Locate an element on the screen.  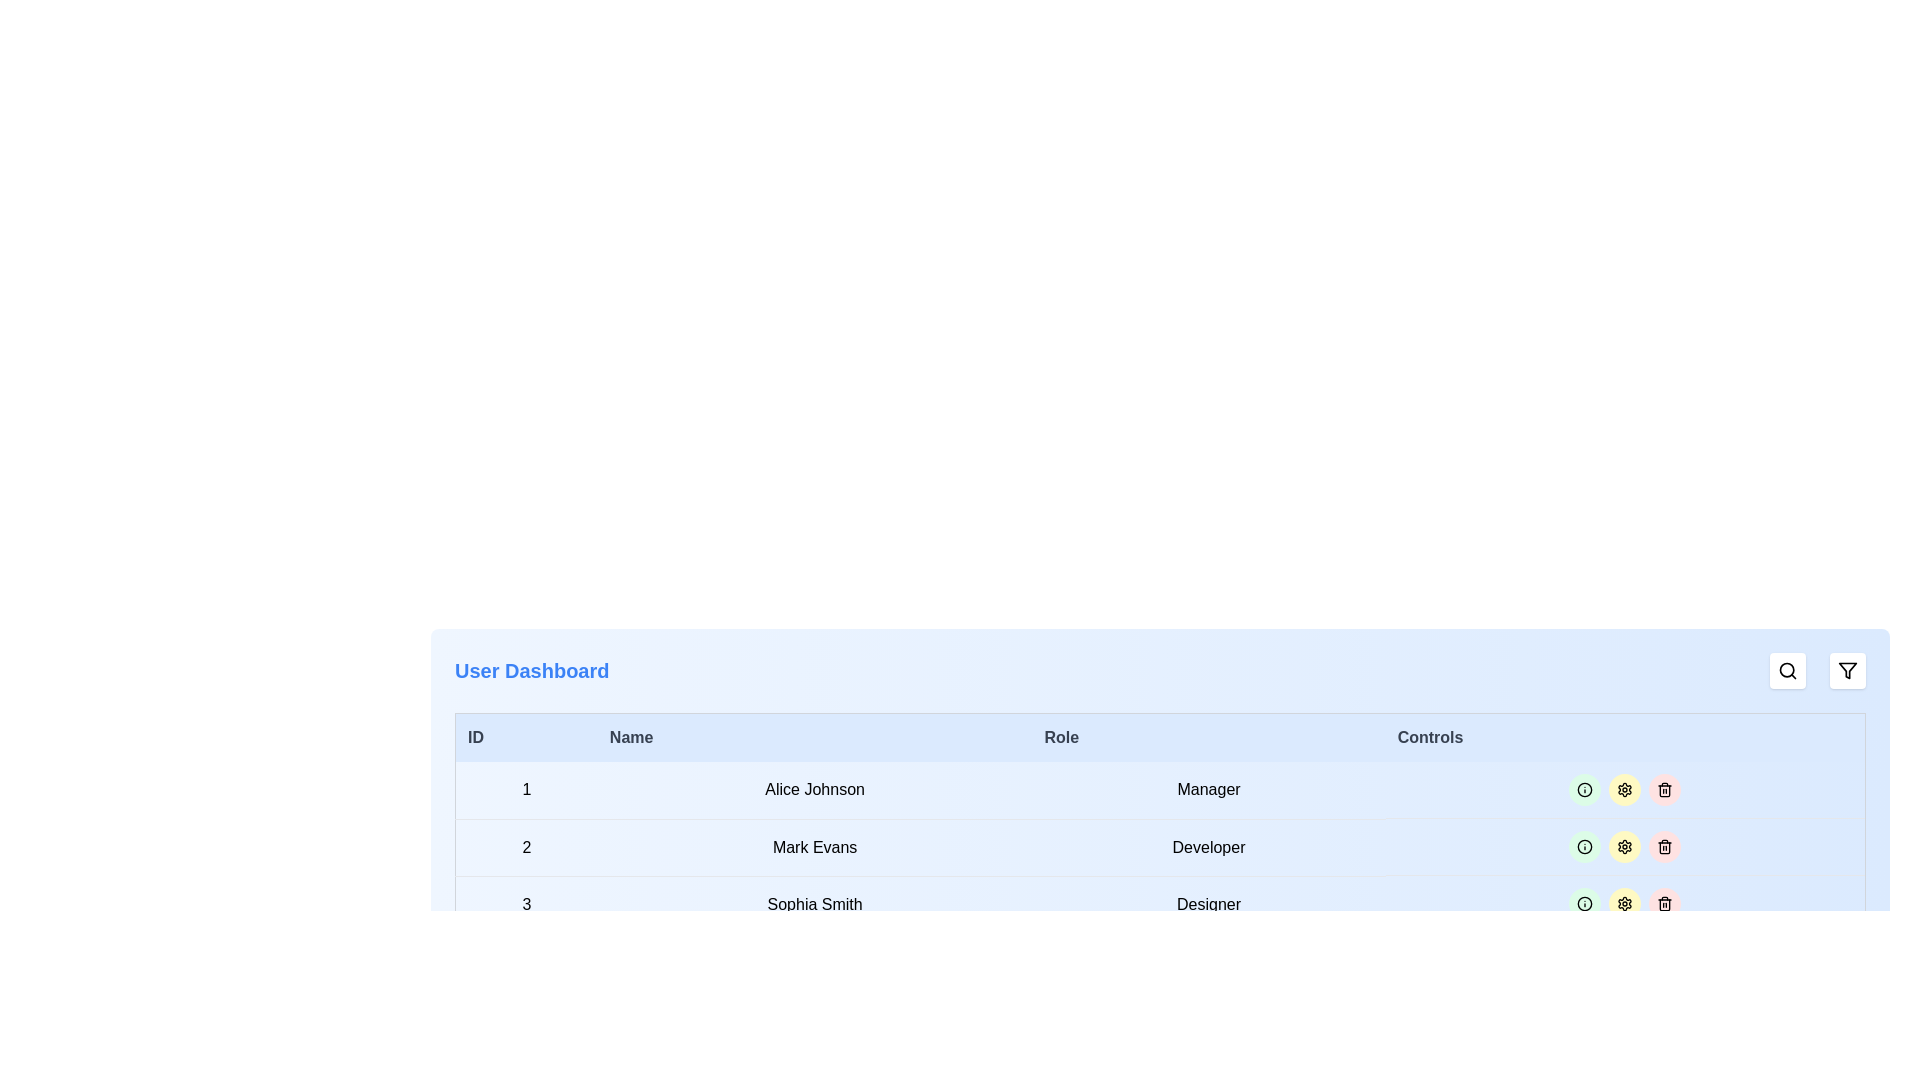
the filter icon, which is a triangular-shaped graphical component resembling a funnel, located in the upper-right corner of the blue interface is located at coordinates (1847, 671).